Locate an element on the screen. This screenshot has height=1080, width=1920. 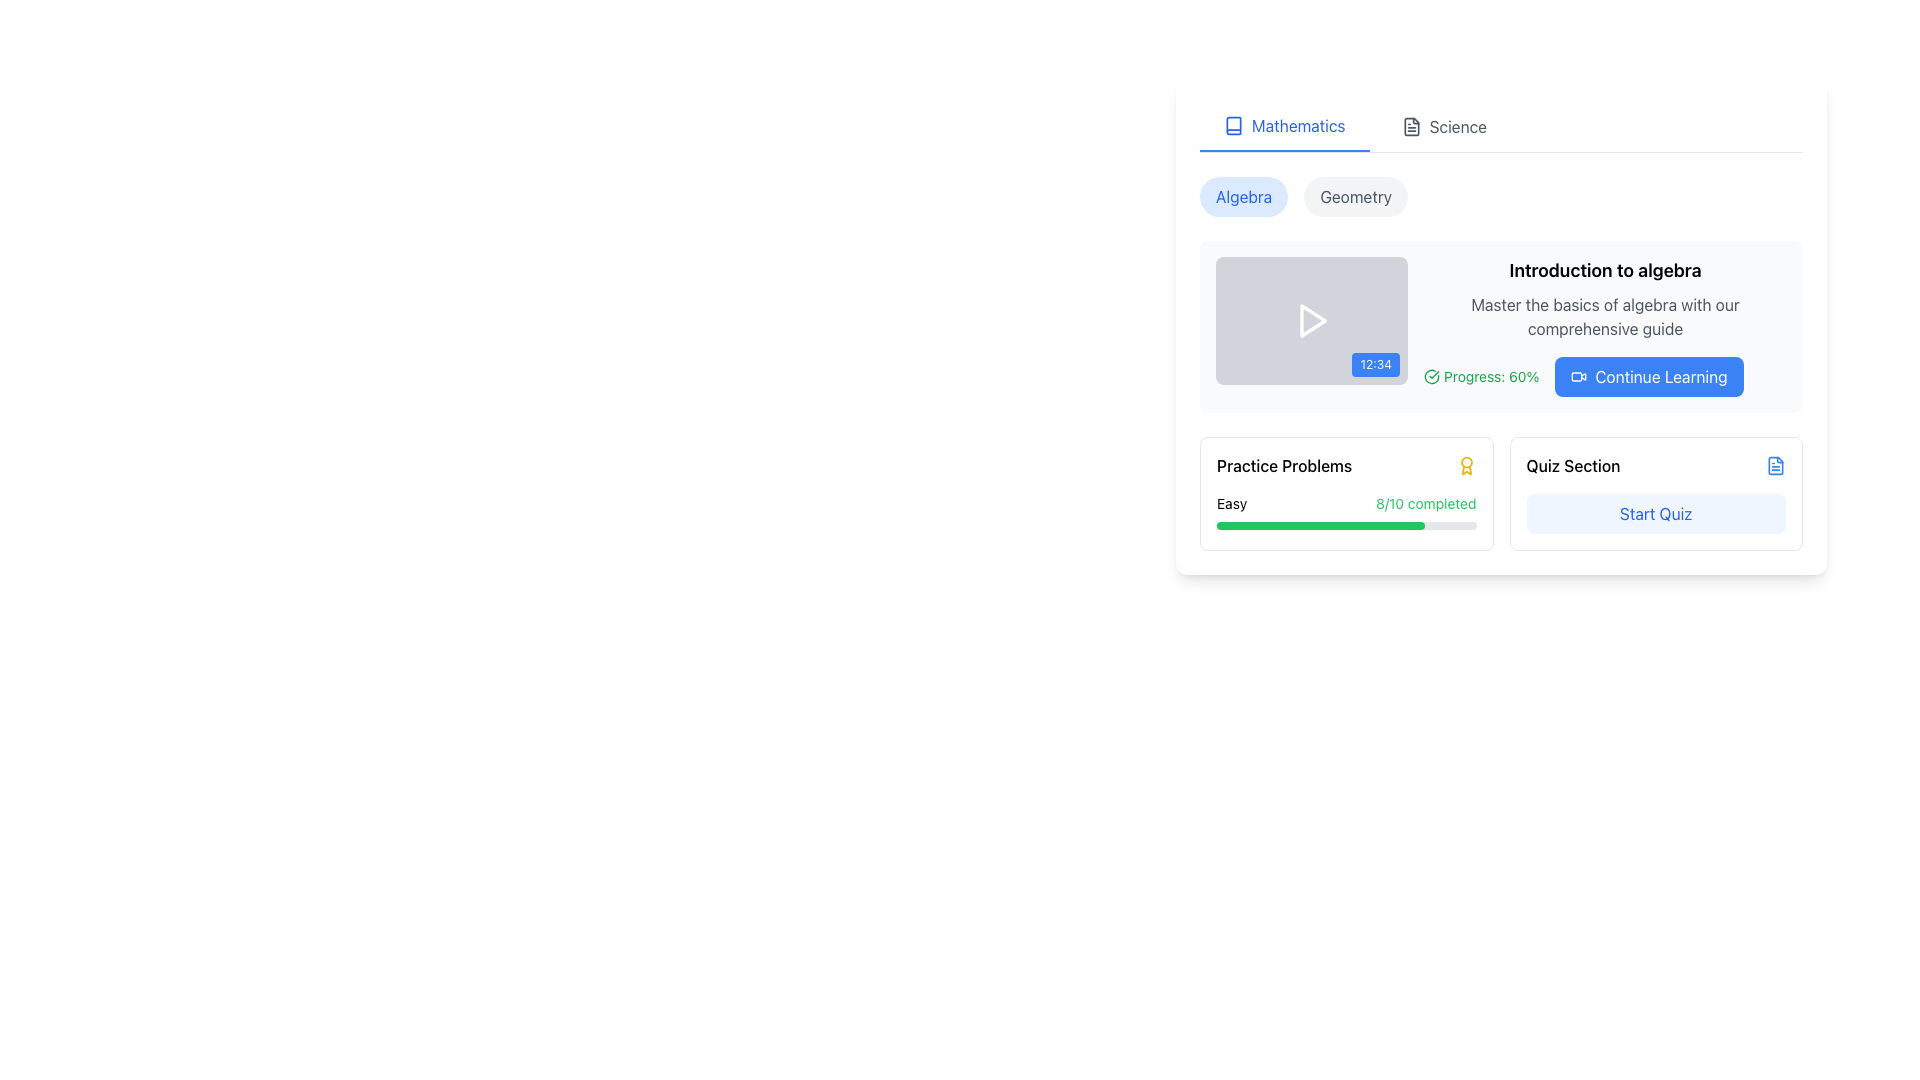
the 'Mathematics' text label in the top navigation bar is located at coordinates (1298, 126).